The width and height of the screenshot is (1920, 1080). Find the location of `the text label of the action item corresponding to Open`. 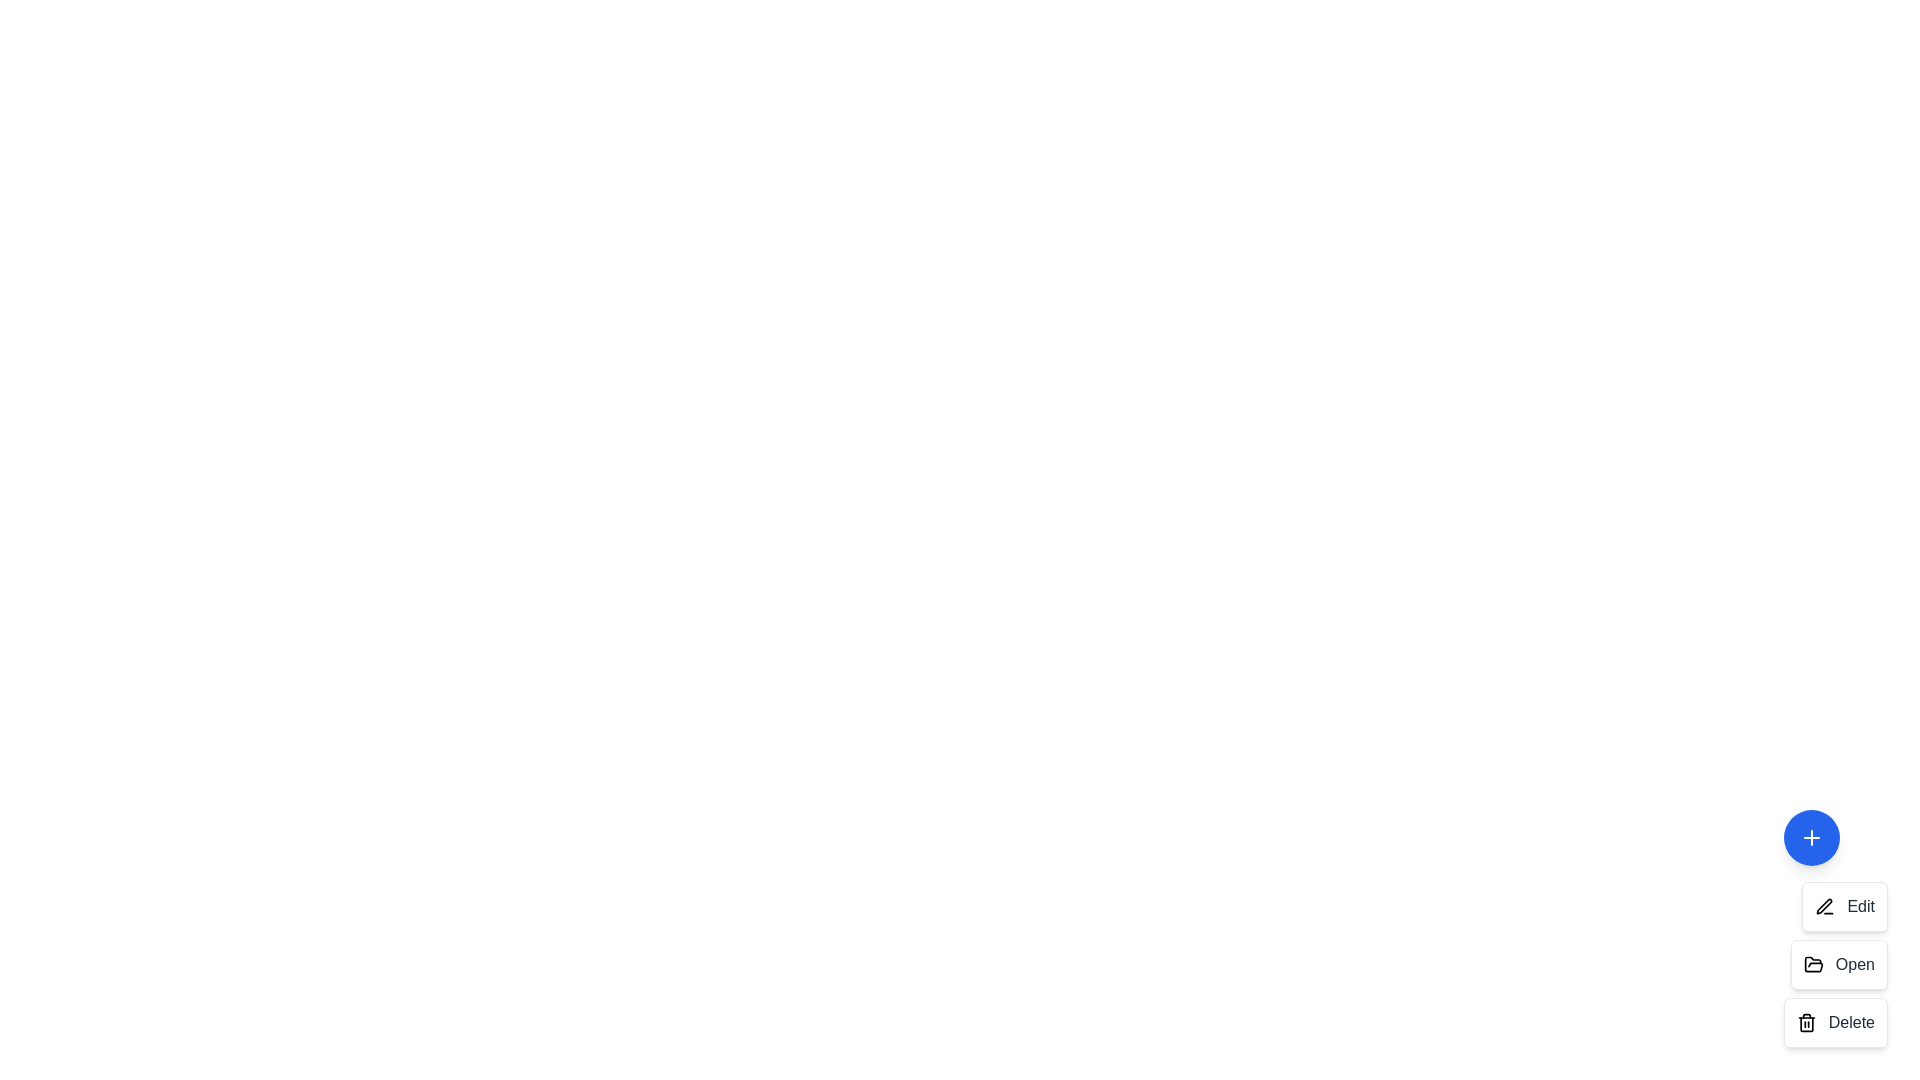

the text label of the action item corresponding to Open is located at coordinates (1853, 963).